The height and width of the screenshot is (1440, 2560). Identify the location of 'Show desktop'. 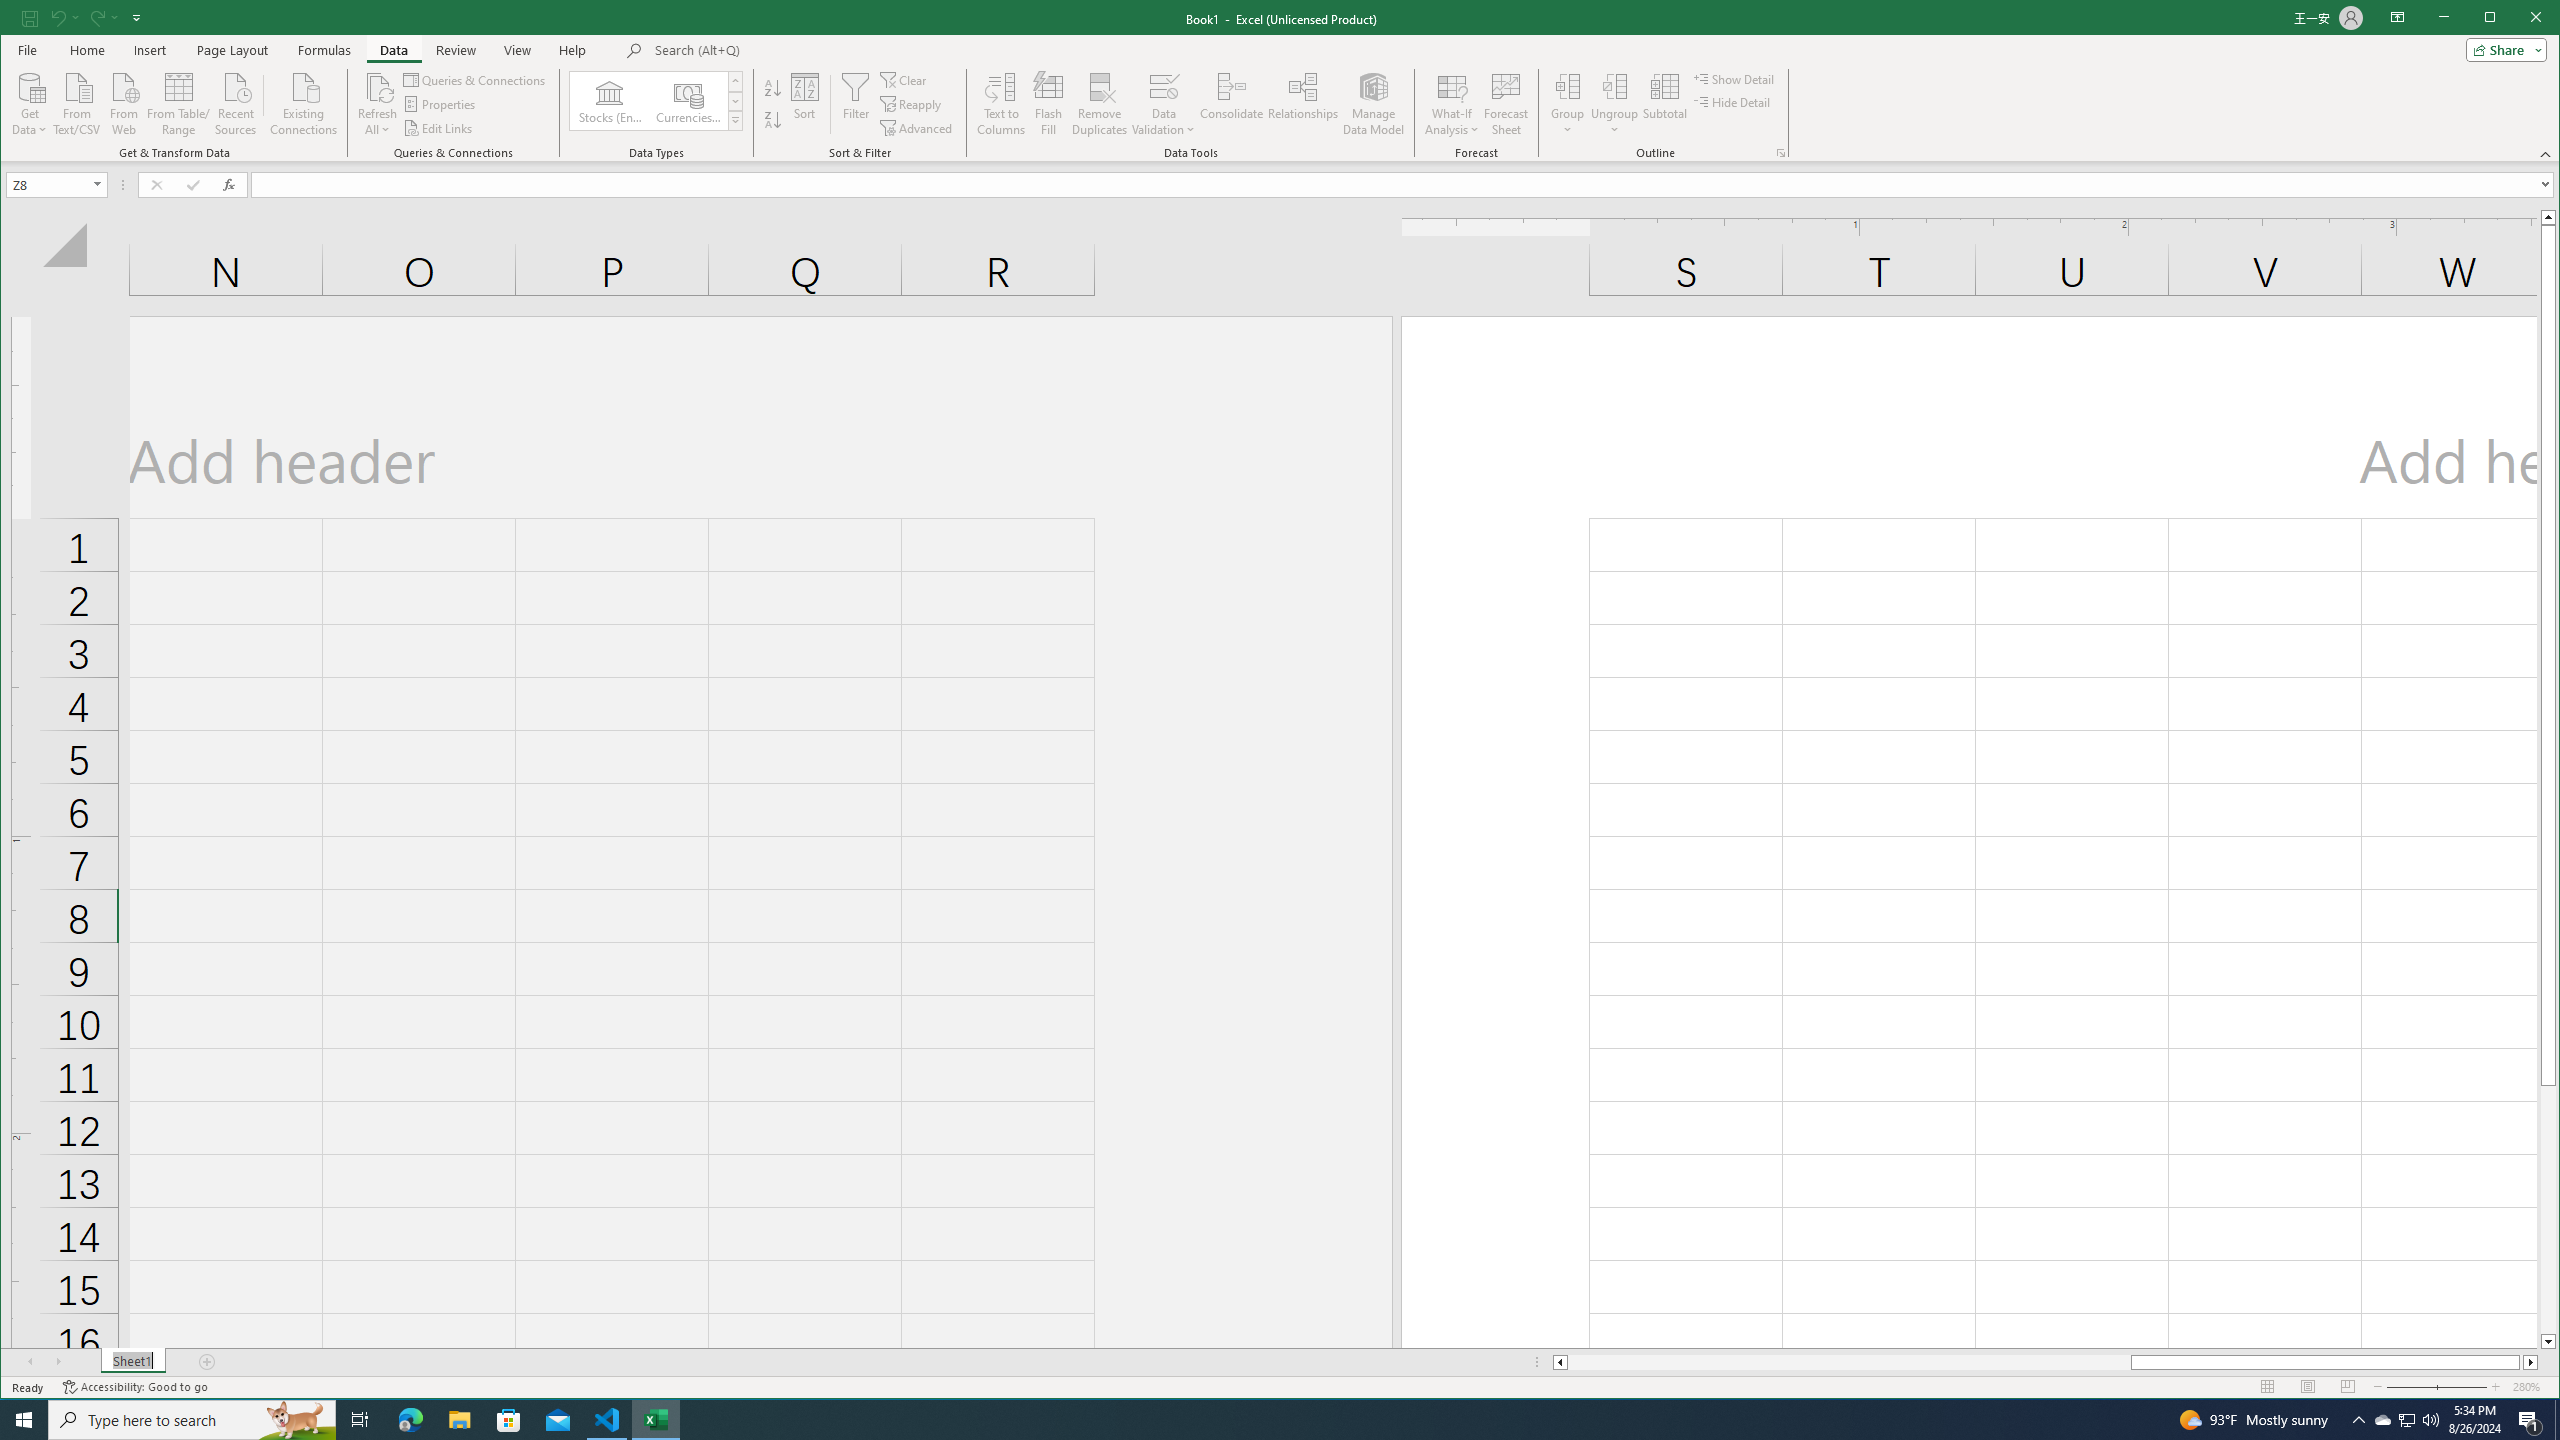
(2556, 1418).